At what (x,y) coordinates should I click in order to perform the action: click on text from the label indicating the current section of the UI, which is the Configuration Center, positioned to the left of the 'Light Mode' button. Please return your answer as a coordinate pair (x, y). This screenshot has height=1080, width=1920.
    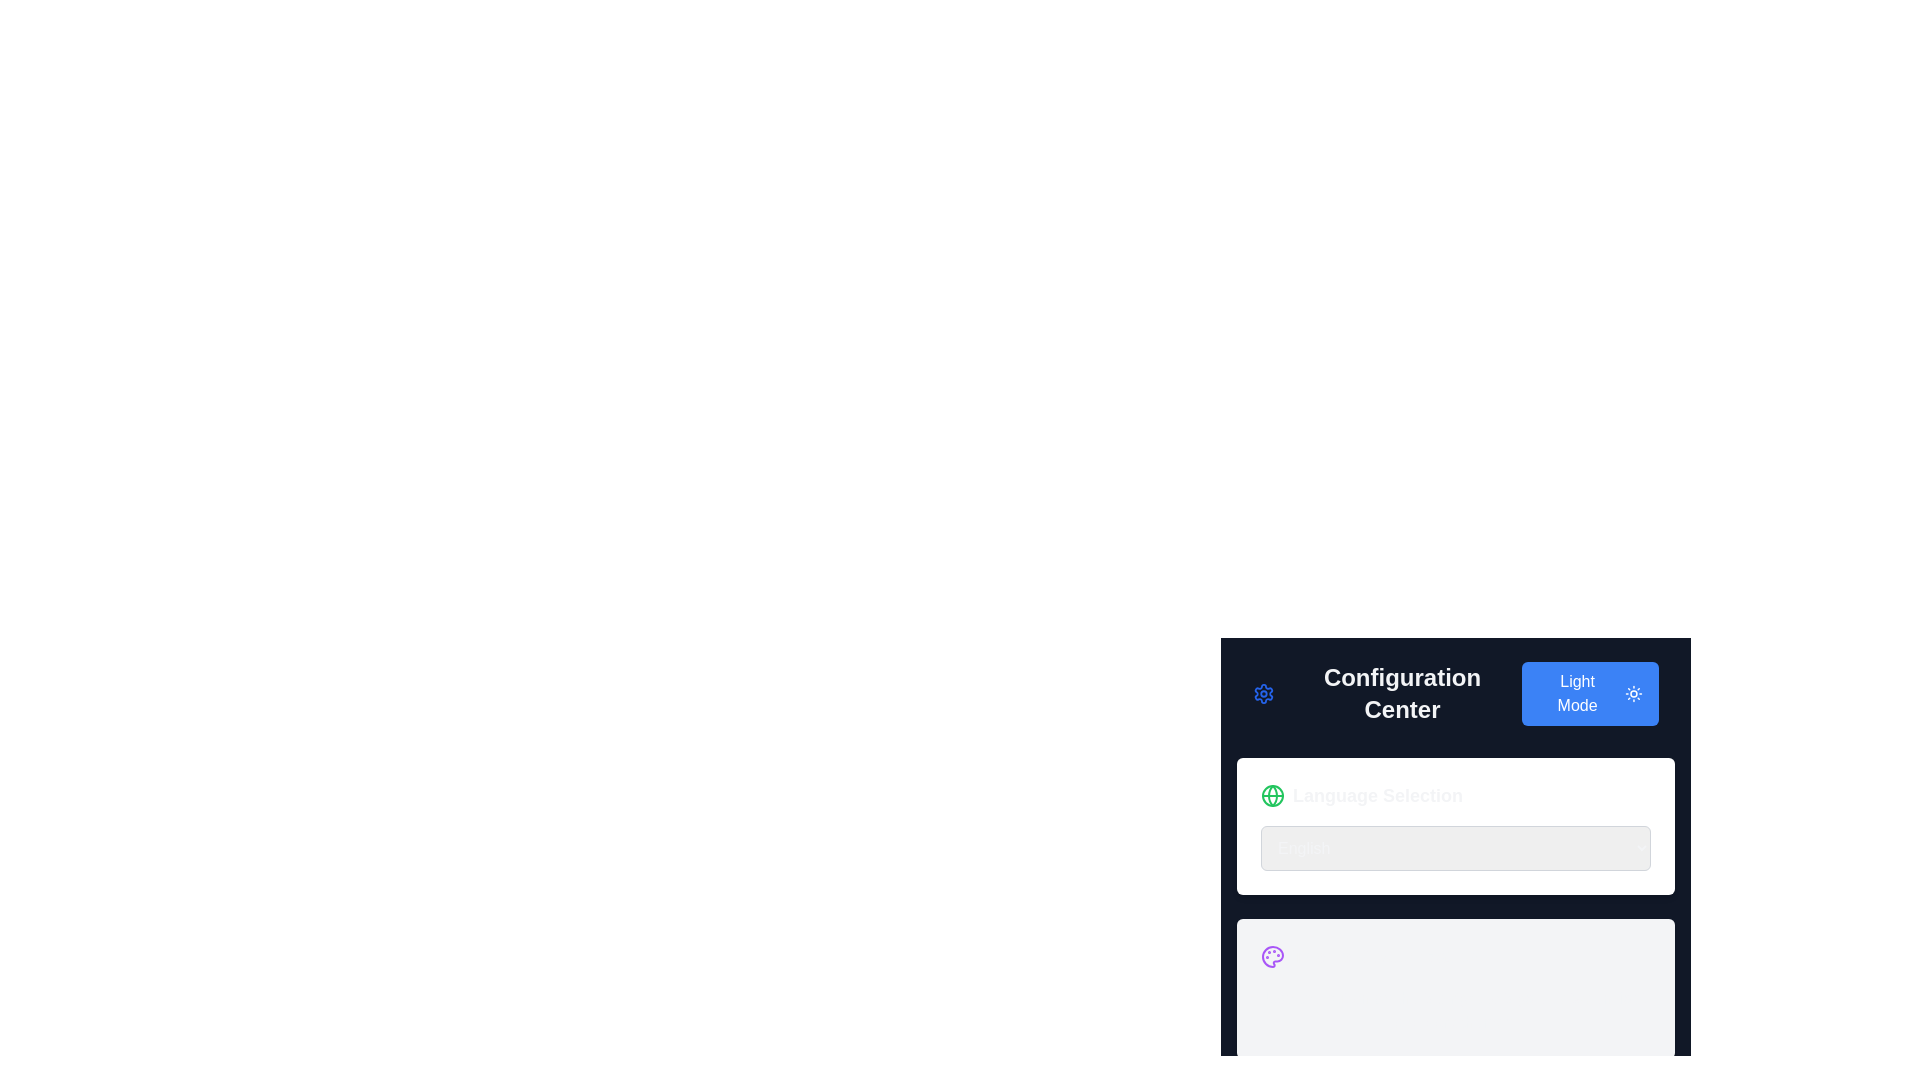
    Looking at the image, I should click on (1386, 693).